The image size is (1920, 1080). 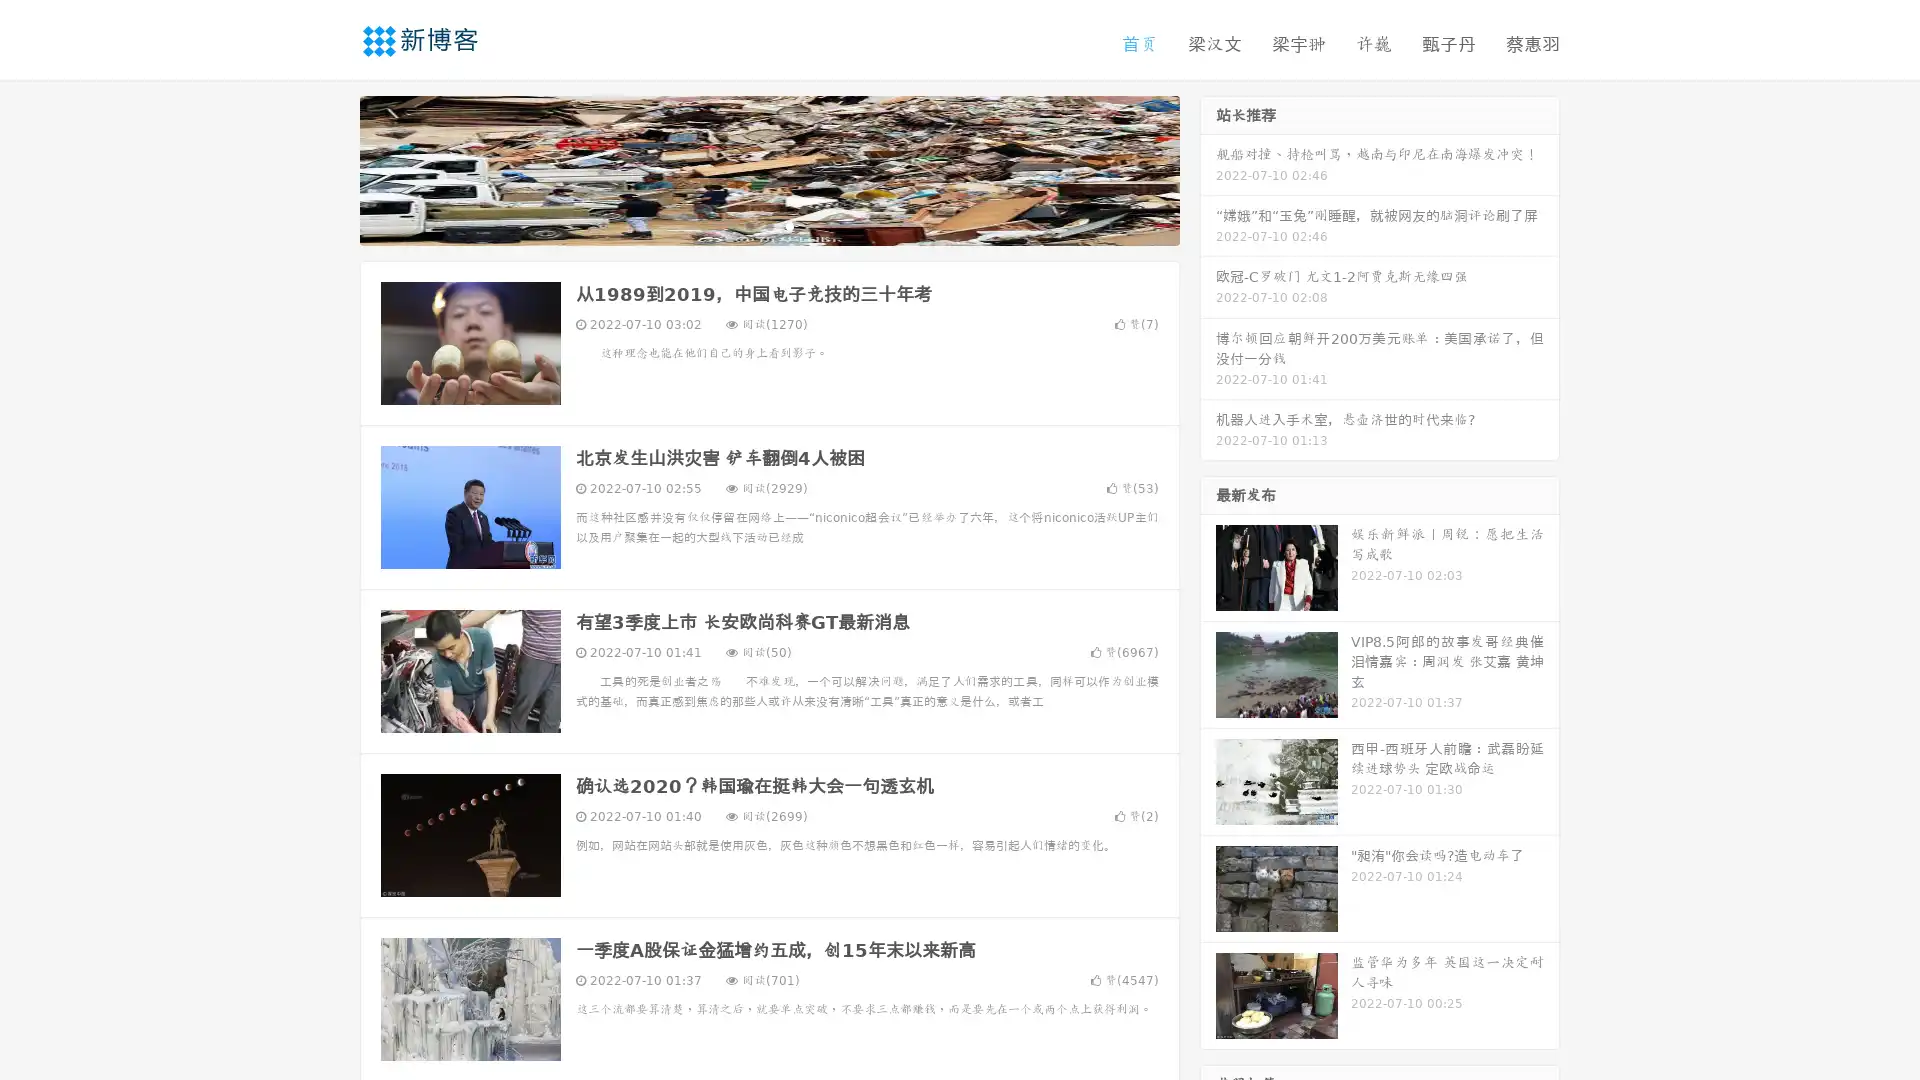 What do you see at coordinates (768, 225) in the screenshot?
I see `Go to slide 2` at bounding box center [768, 225].